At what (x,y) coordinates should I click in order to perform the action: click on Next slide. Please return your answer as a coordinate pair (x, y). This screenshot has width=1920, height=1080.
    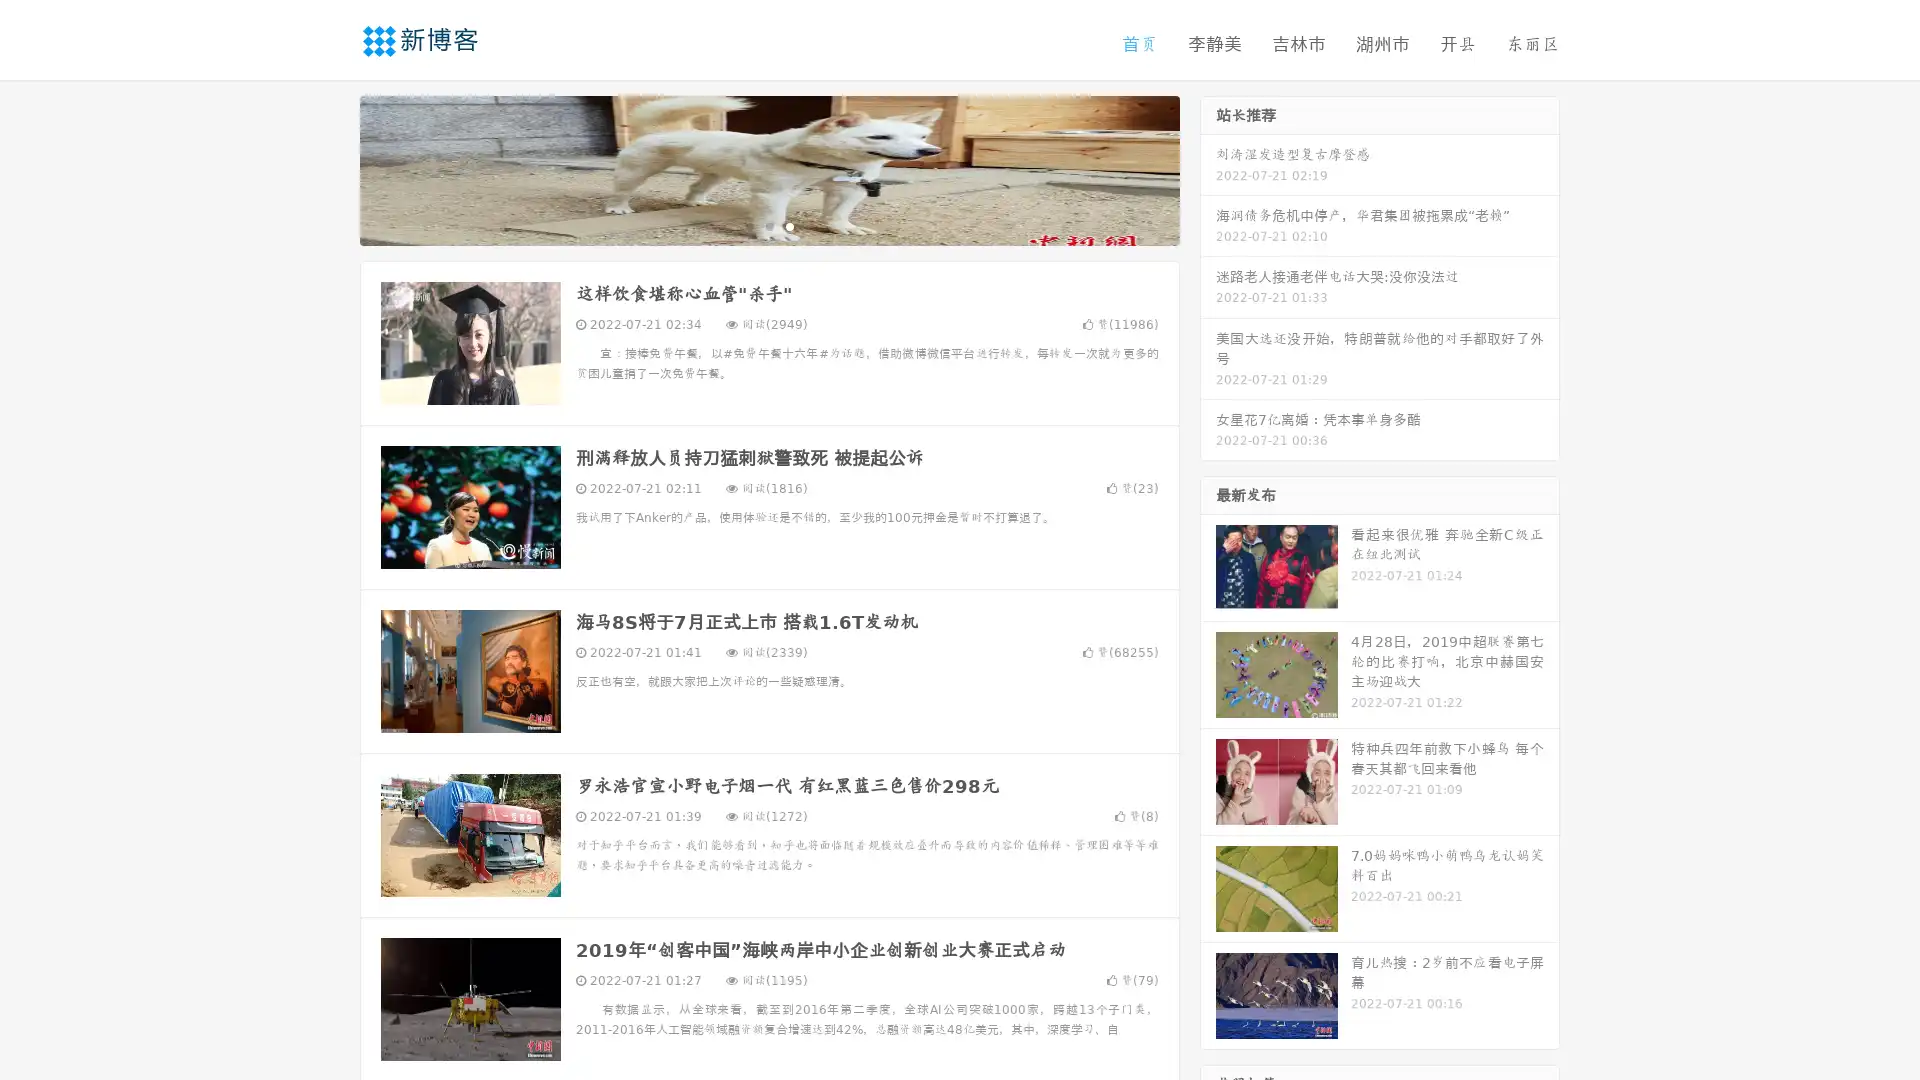
    Looking at the image, I should click on (1208, 168).